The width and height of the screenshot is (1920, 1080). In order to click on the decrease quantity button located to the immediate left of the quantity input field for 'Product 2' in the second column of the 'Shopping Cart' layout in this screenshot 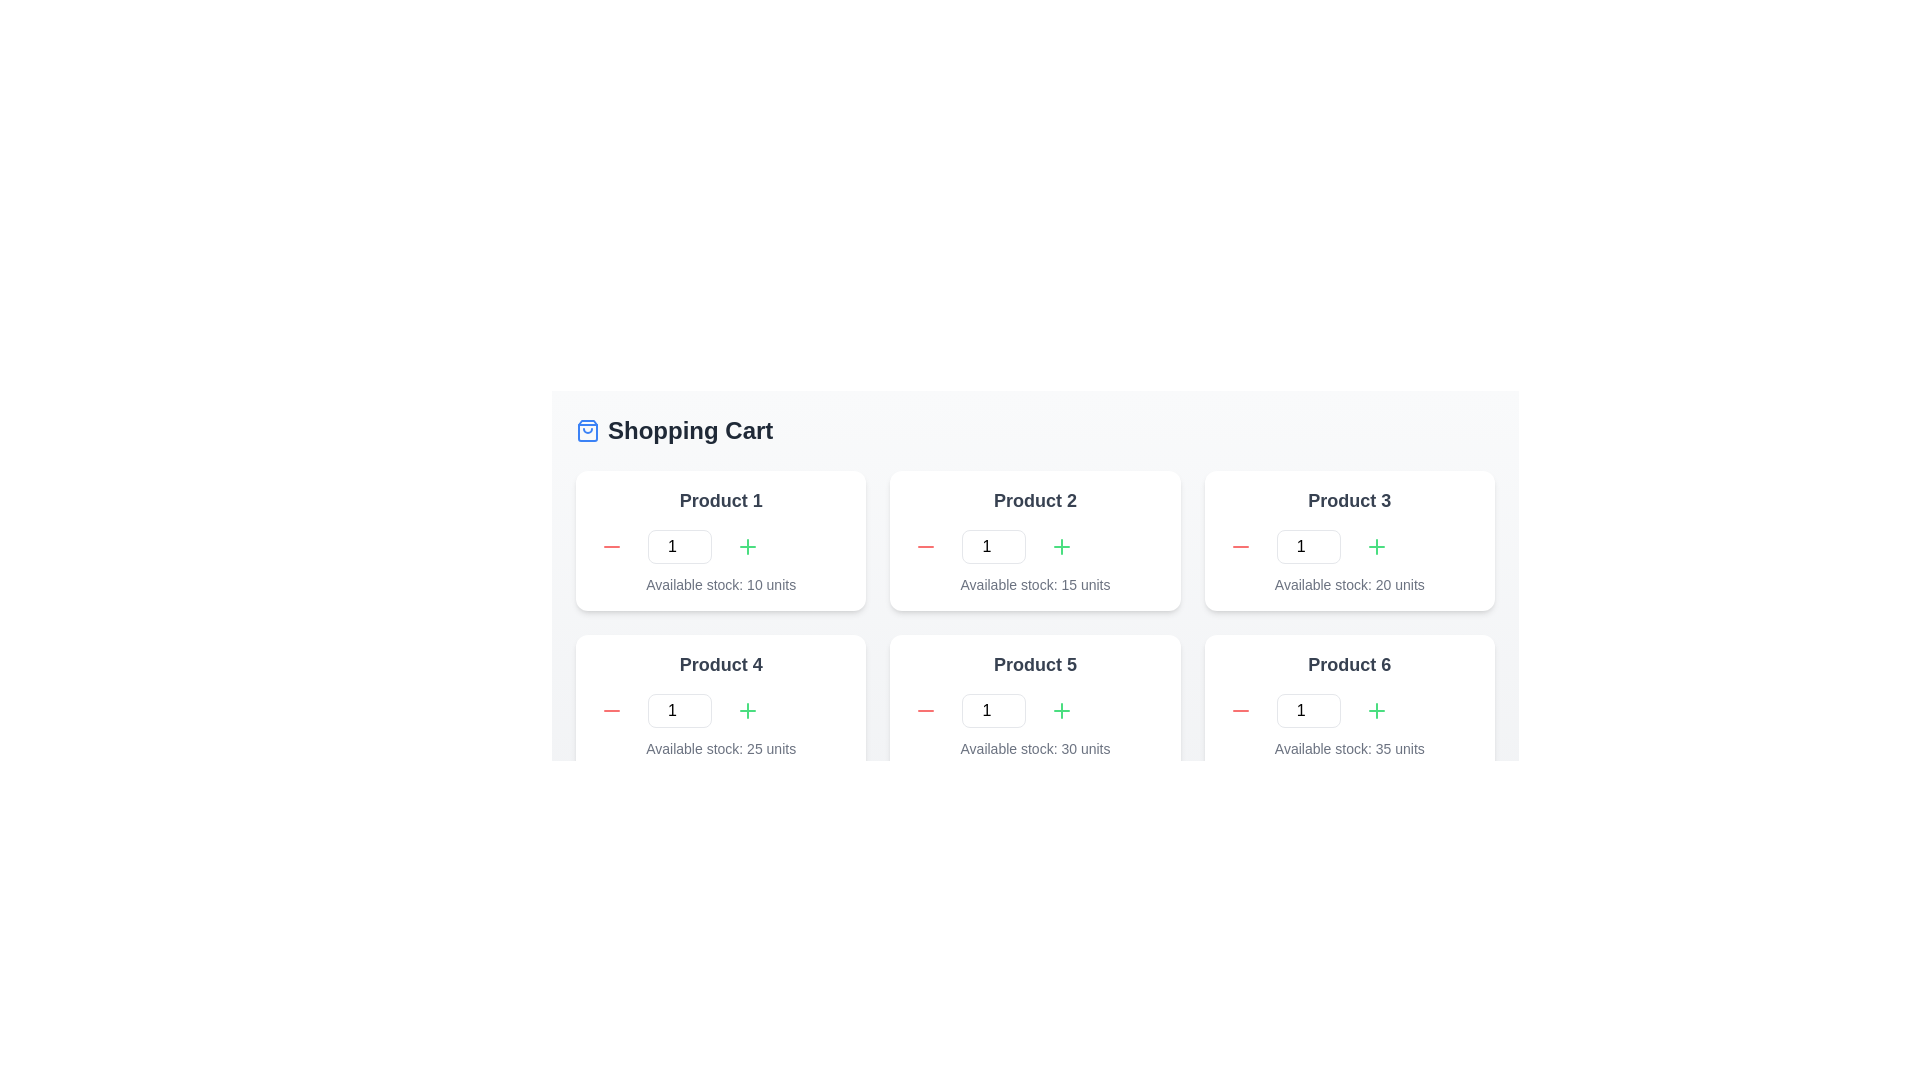, I will do `click(925, 547)`.